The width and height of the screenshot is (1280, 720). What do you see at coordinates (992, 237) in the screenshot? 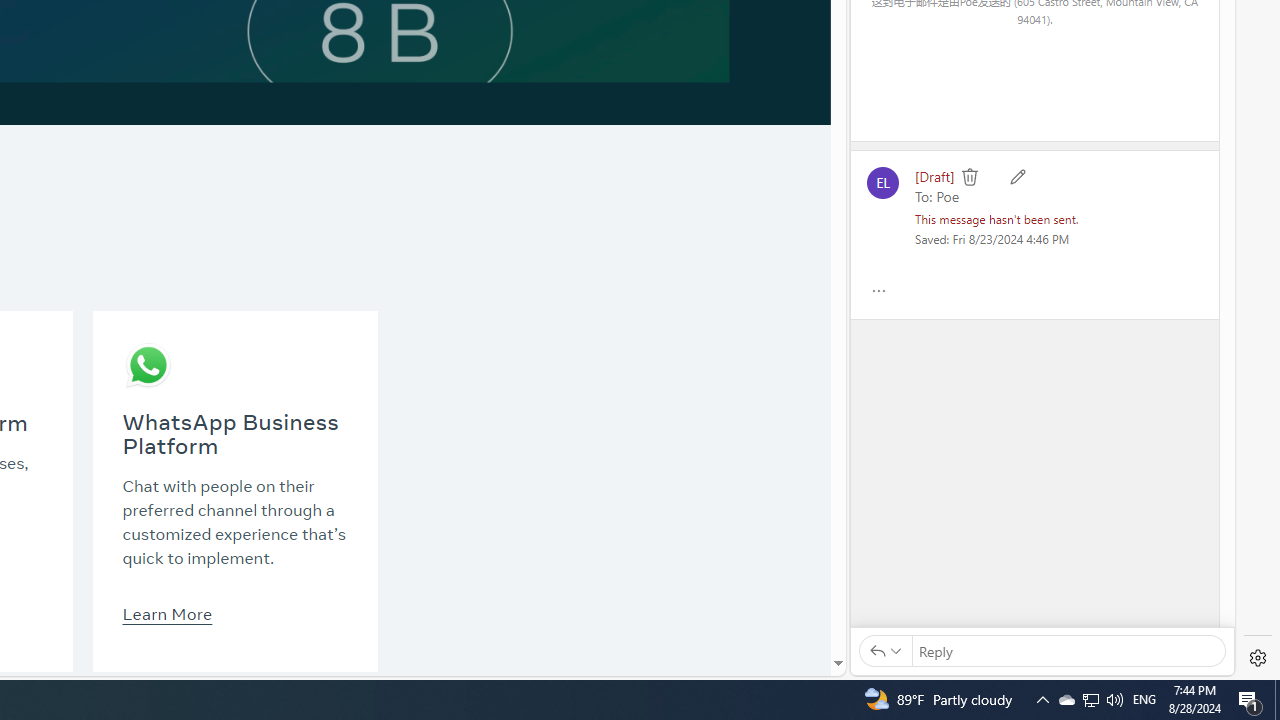
I see `'Draft saved on Fri 8/23/2024 4:46 PM'` at bounding box center [992, 237].